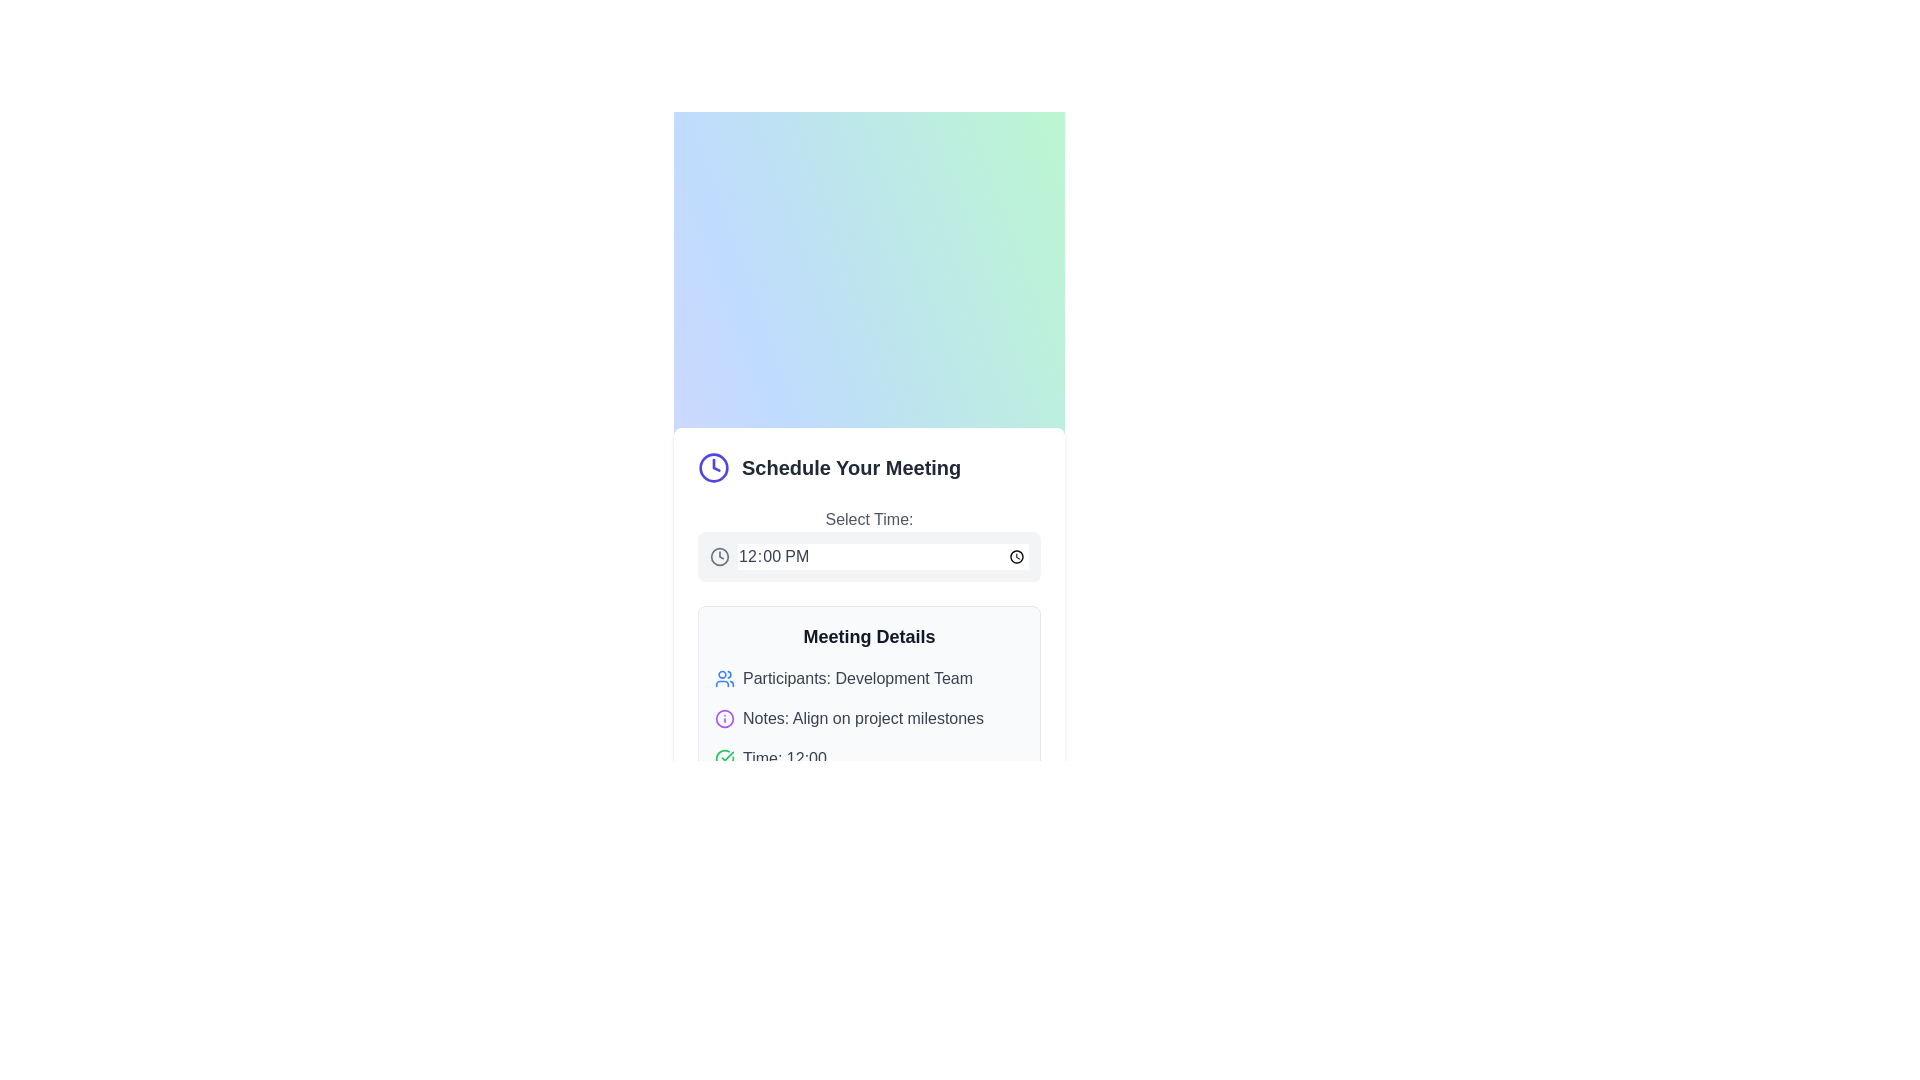 Image resolution: width=1920 pixels, height=1080 pixels. What do you see at coordinates (723, 759) in the screenshot?
I see `the confirmation icon located to the left of the text 'Time: 12:00' in the 'Meeting Details' section` at bounding box center [723, 759].